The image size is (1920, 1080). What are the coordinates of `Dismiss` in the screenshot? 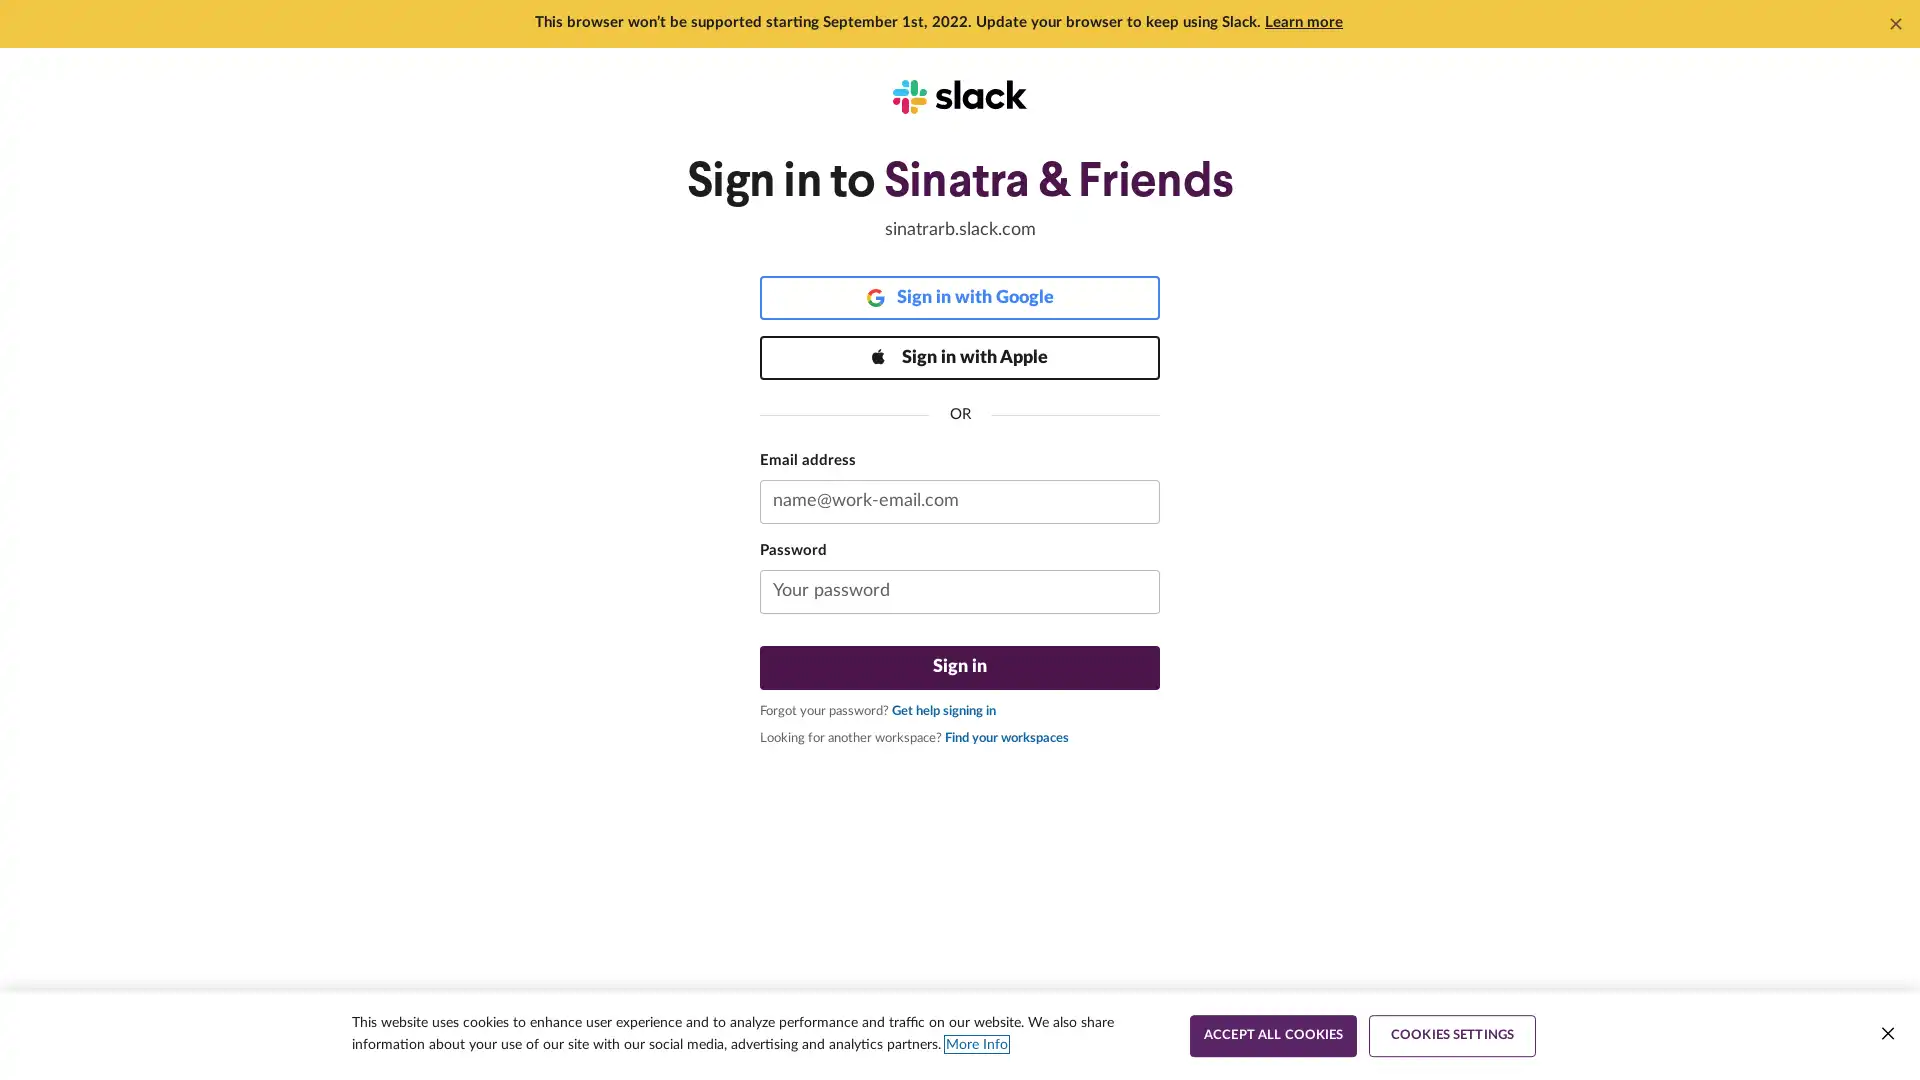 It's located at (1895, 23).